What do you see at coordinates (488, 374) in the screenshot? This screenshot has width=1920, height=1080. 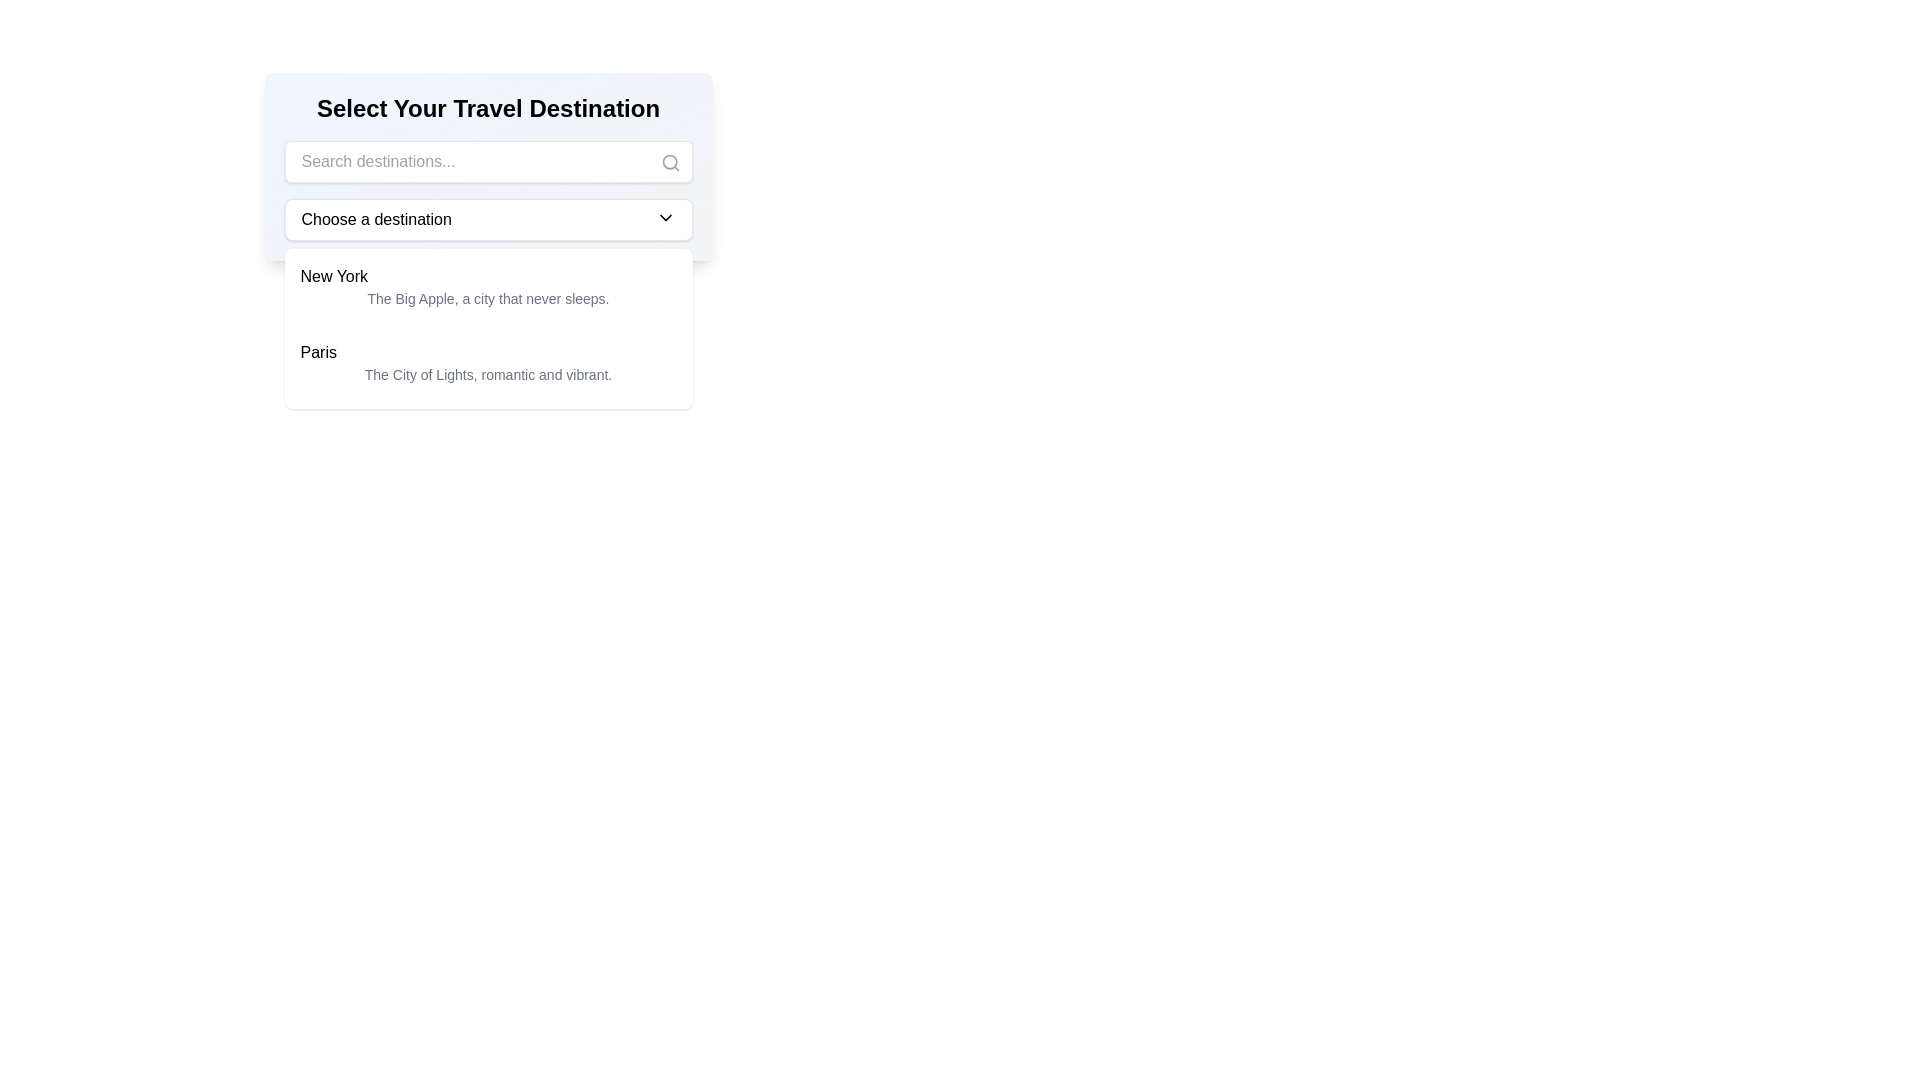 I see `the descriptive text element for the 'Paris' entry in the dropdown menu, which is located directly below the 'Paris' heading` at bounding box center [488, 374].